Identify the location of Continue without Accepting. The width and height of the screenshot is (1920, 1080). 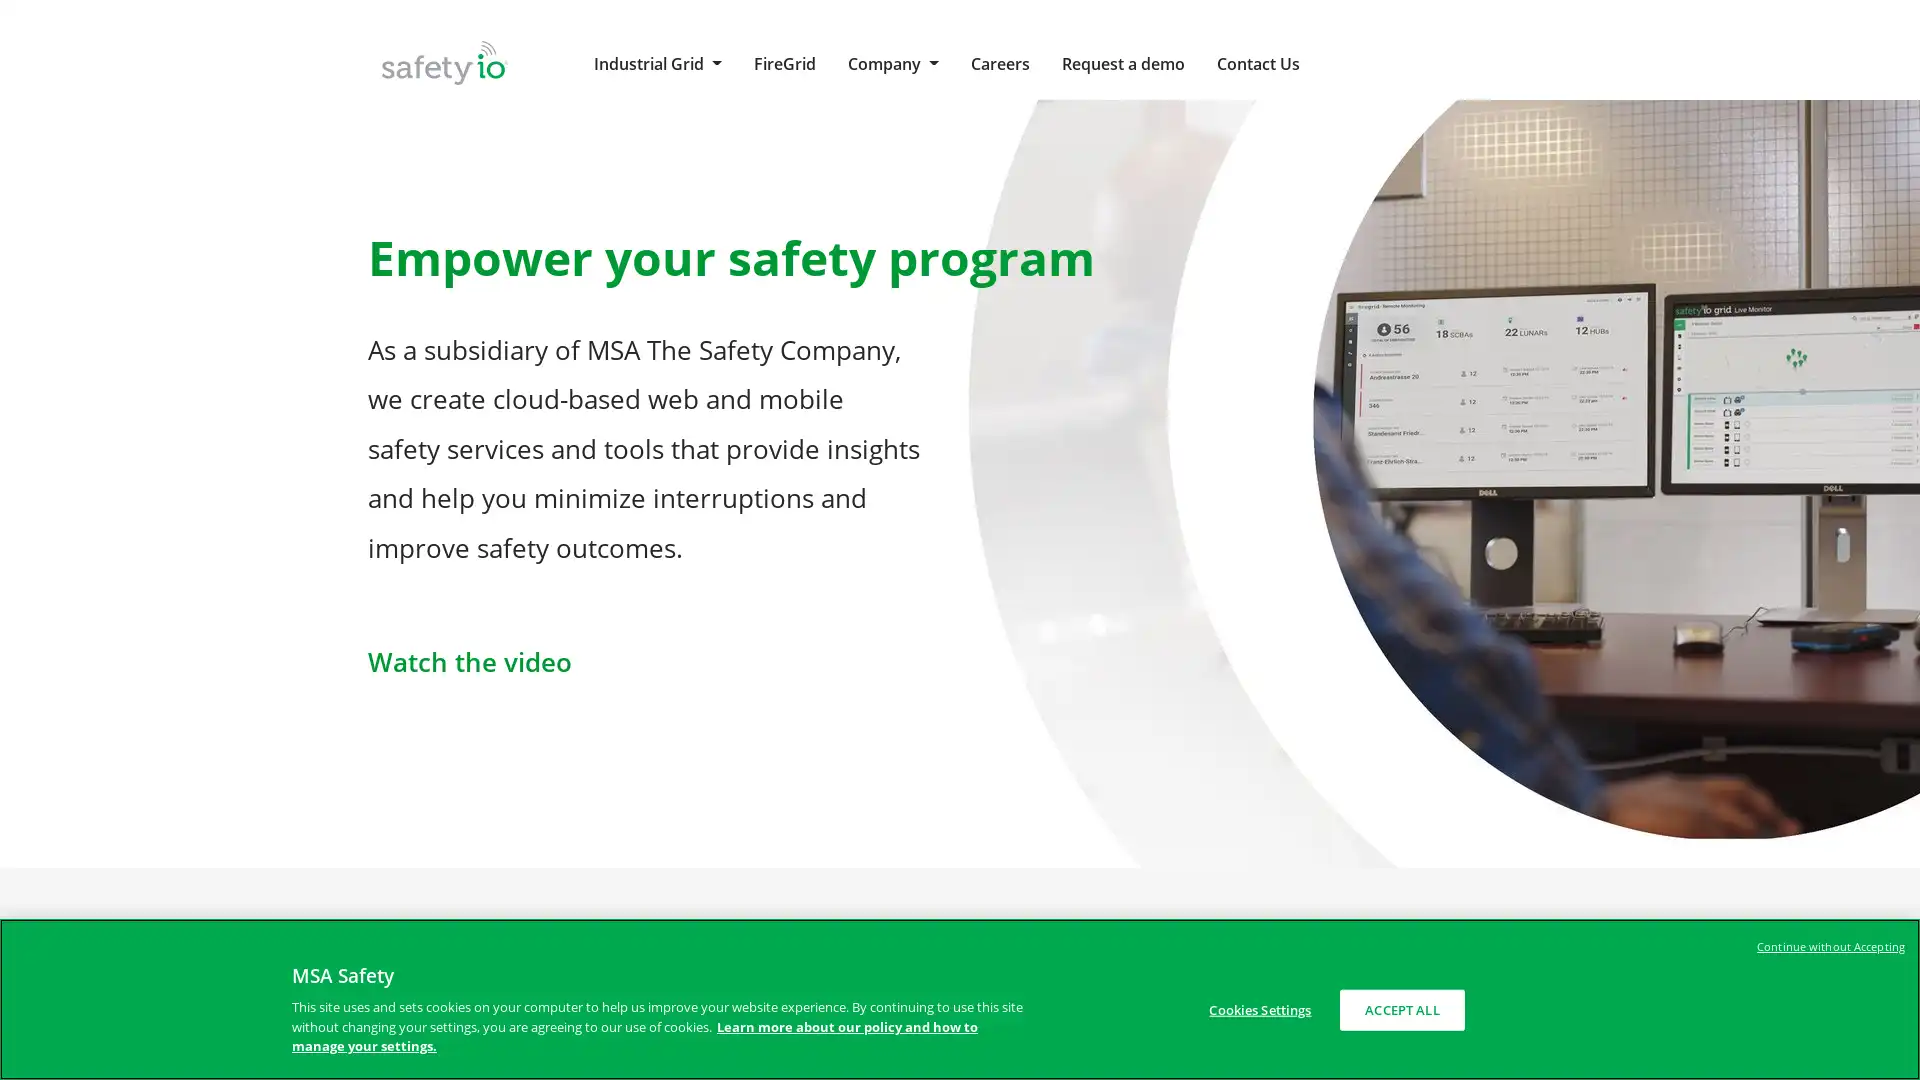
(1830, 945).